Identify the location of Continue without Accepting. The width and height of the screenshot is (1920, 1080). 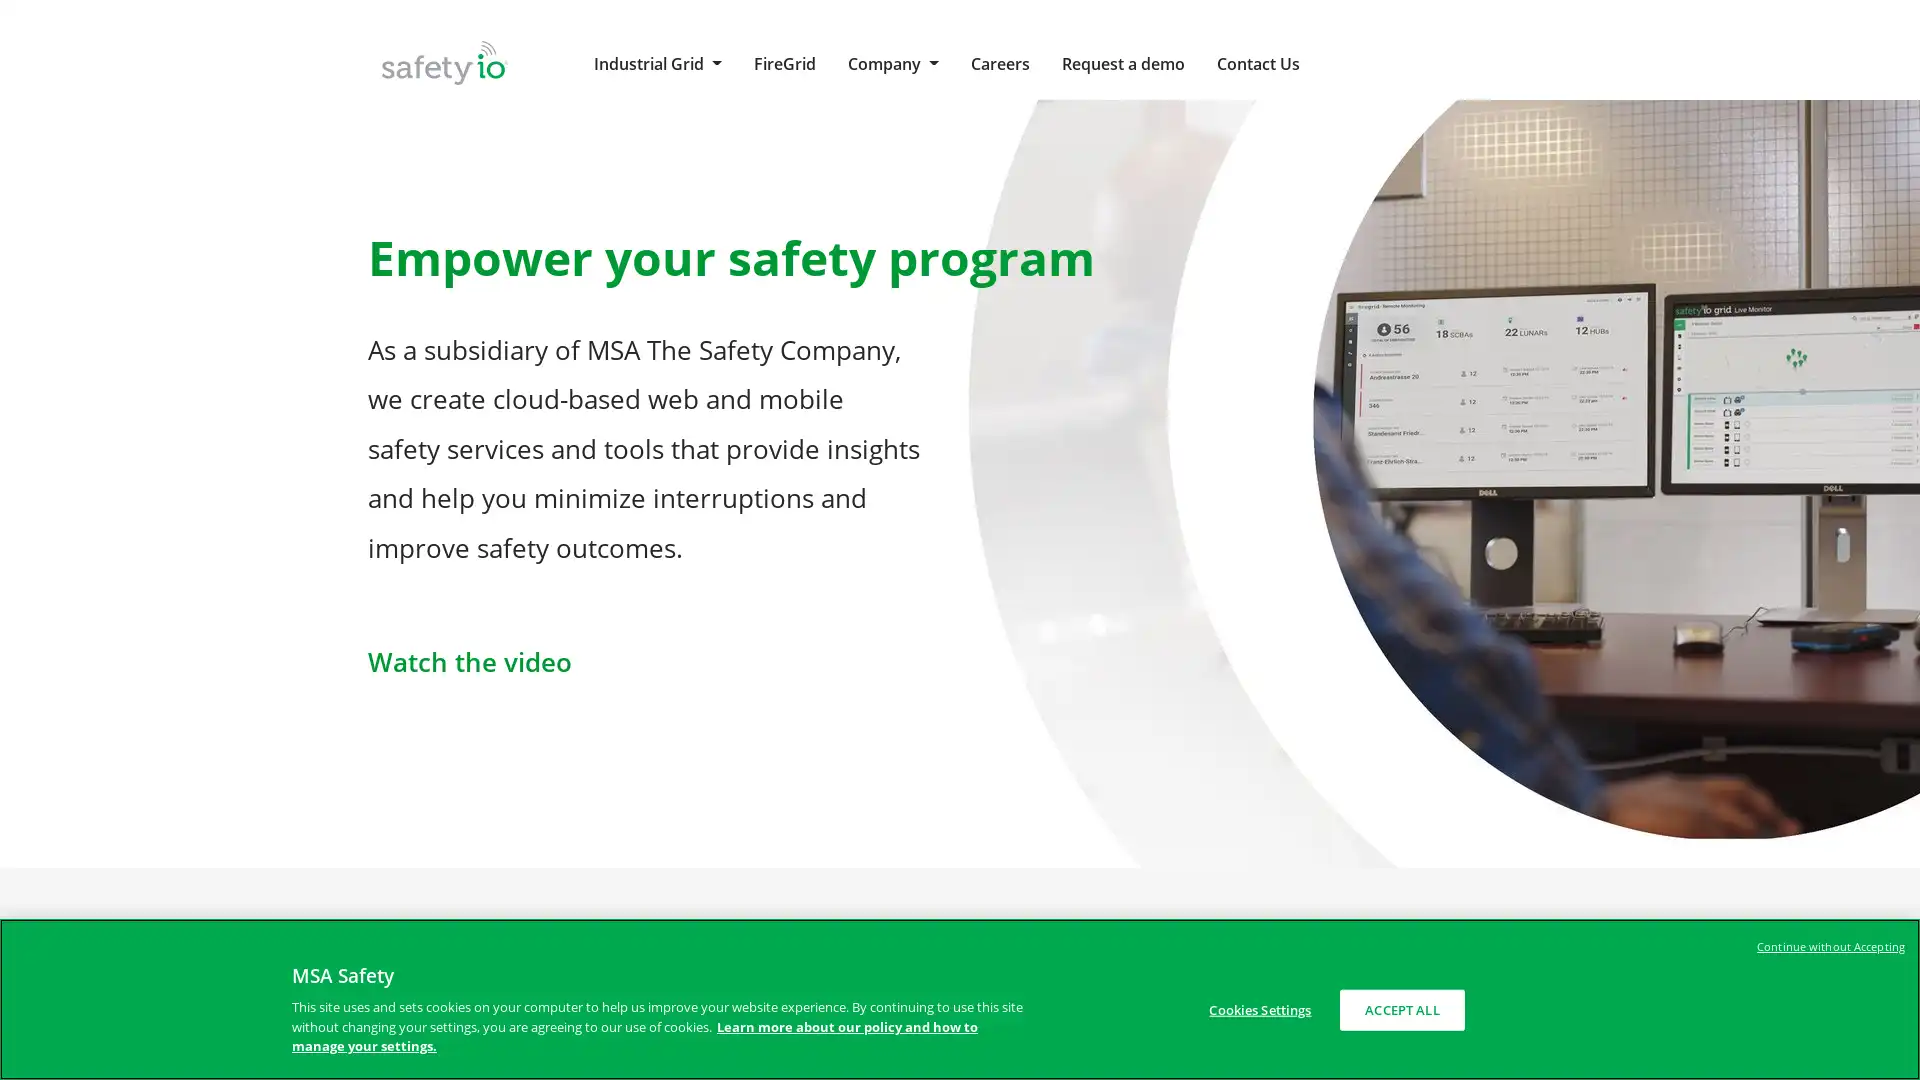
(1830, 945).